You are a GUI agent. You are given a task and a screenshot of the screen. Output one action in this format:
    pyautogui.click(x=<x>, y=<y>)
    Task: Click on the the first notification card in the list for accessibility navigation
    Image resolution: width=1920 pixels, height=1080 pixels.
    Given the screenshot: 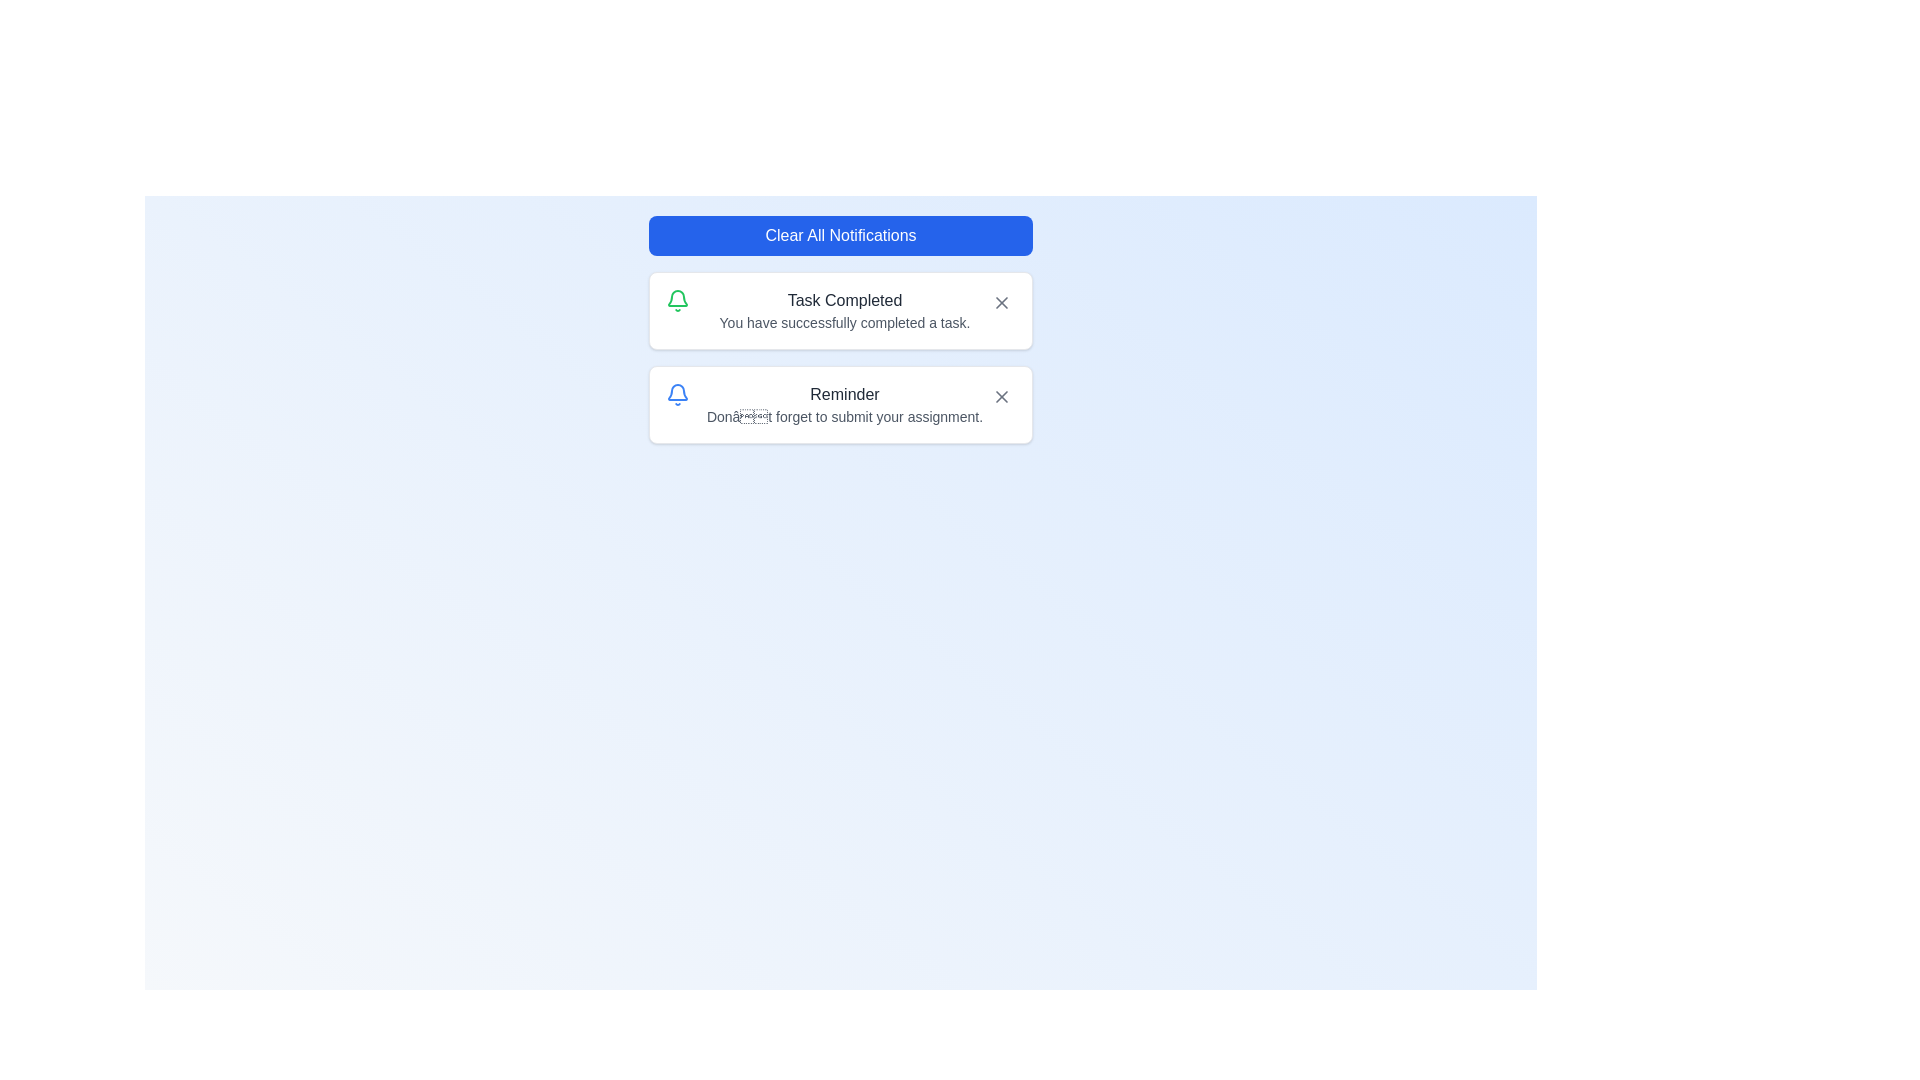 What is the action you would take?
    pyautogui.click(x=840, y=311)
    